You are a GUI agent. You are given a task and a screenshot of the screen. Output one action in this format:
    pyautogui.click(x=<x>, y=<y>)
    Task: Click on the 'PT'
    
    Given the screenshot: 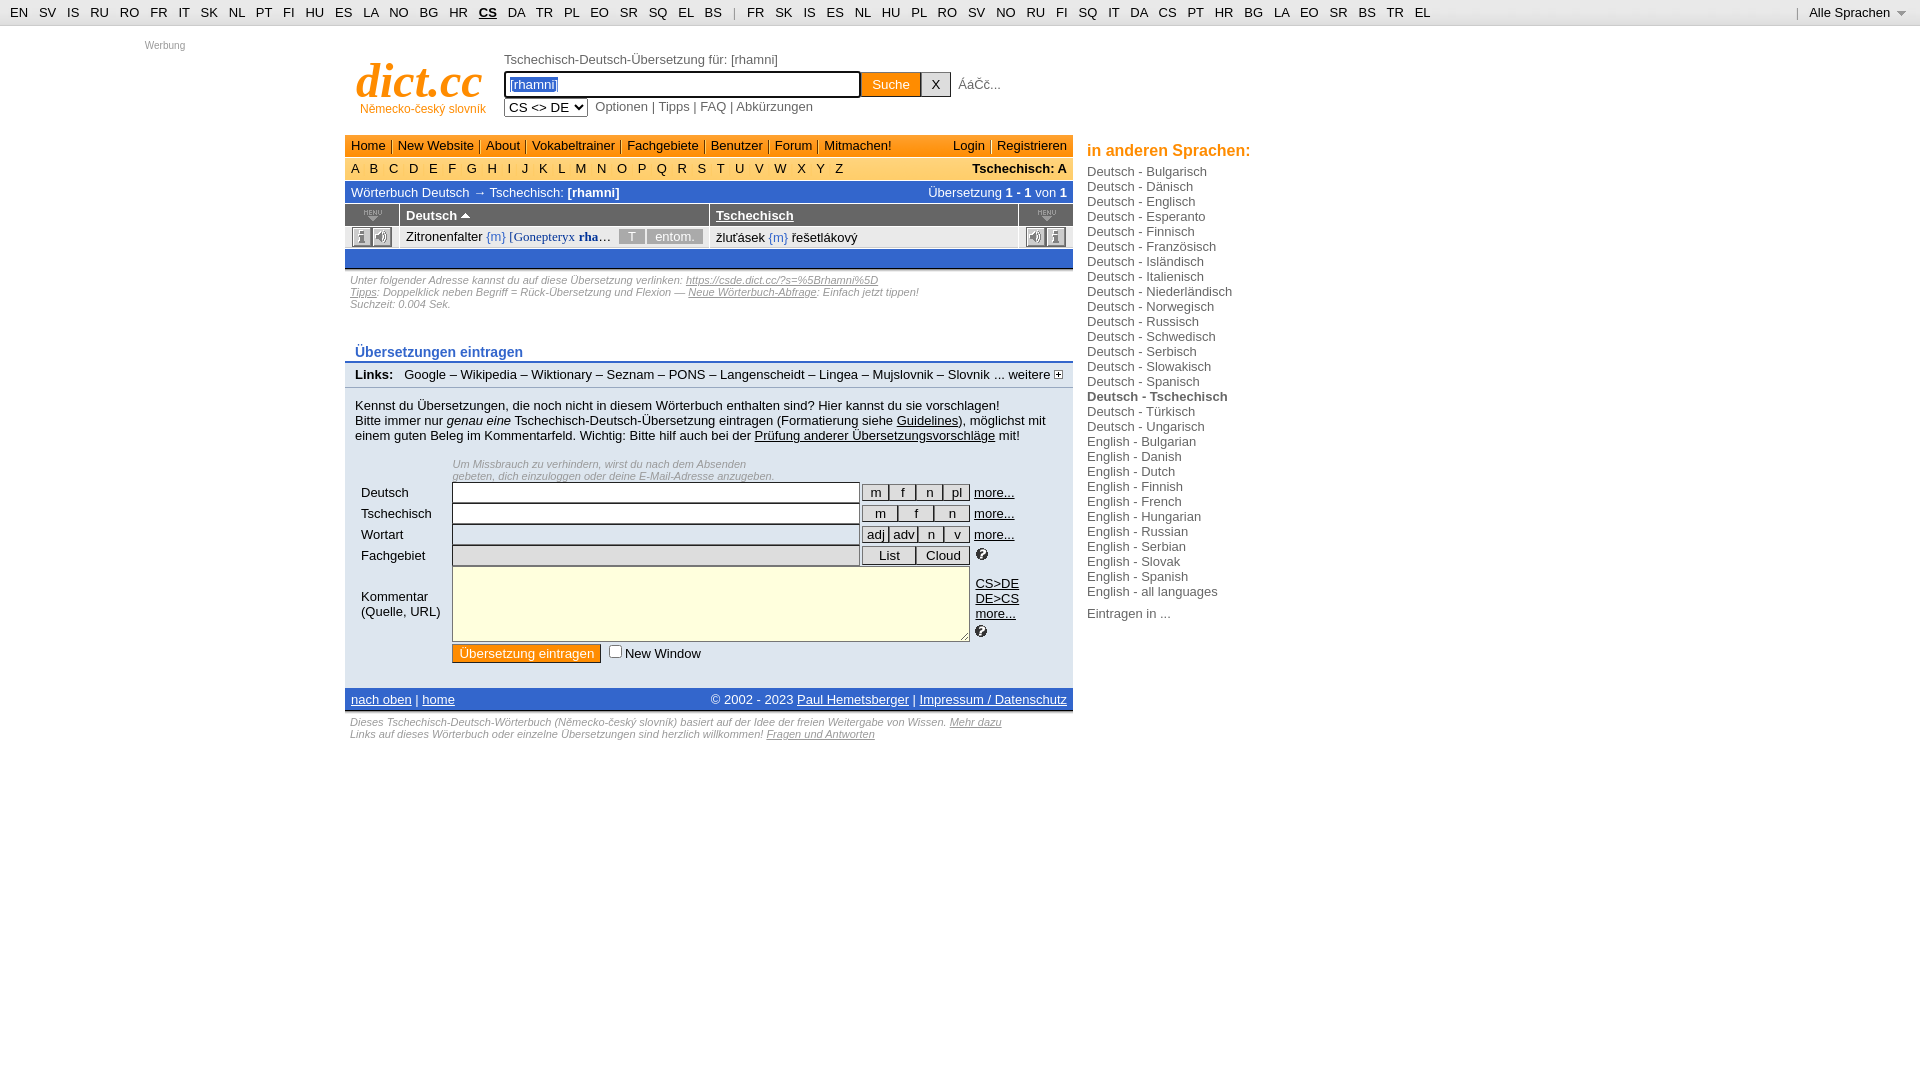 What is the action you would take?
    pyautogui.click(x=263, y=12)
    